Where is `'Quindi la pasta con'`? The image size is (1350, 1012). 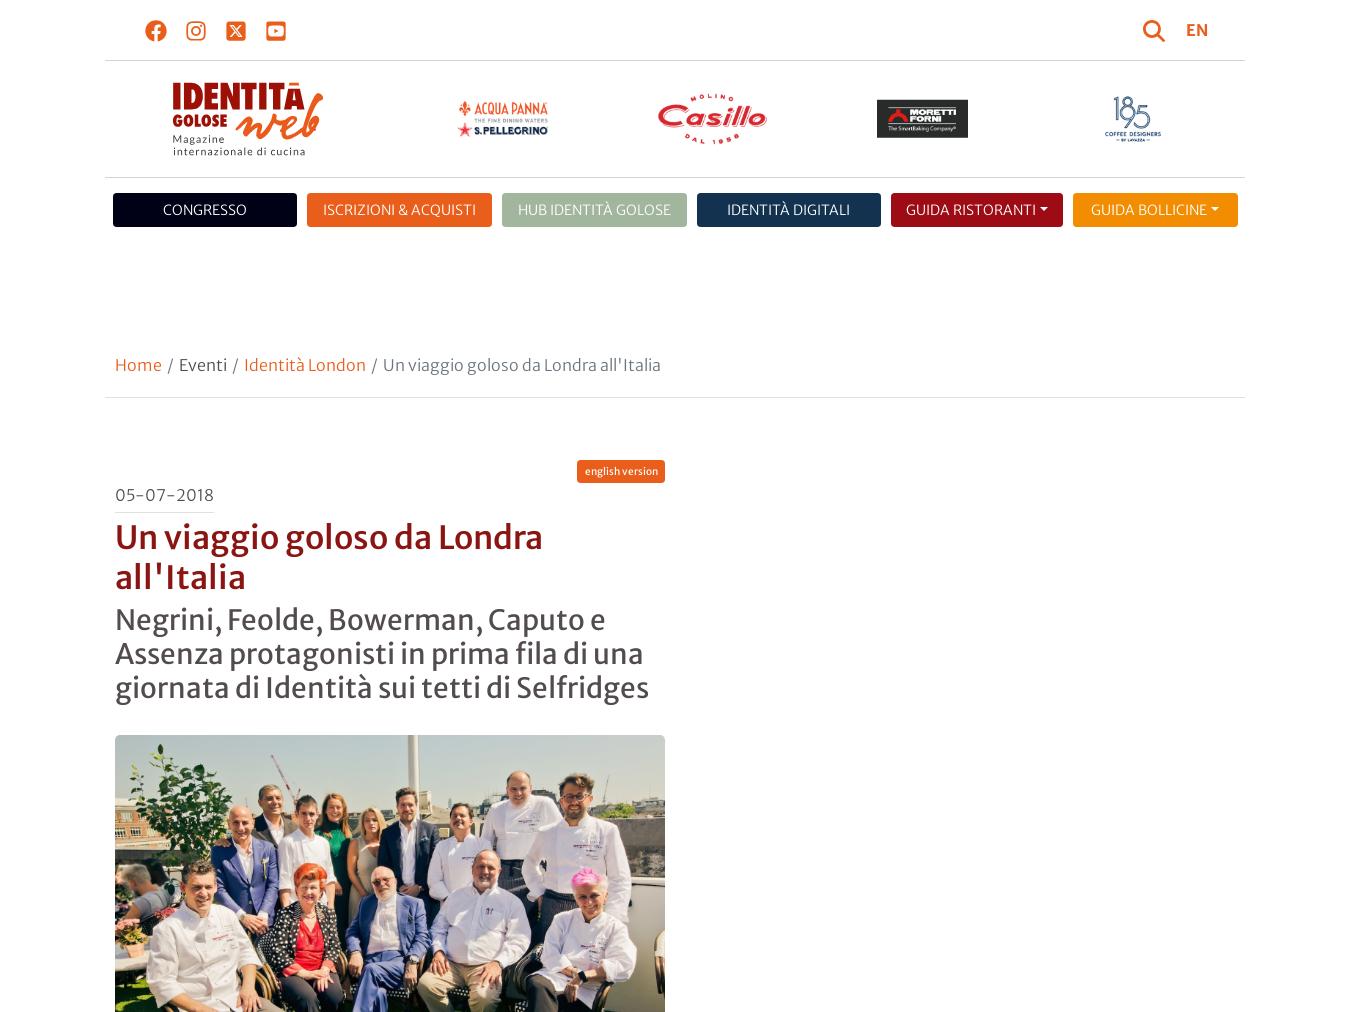
'Quindi la pasta con' is located at coordinates (188, 727).